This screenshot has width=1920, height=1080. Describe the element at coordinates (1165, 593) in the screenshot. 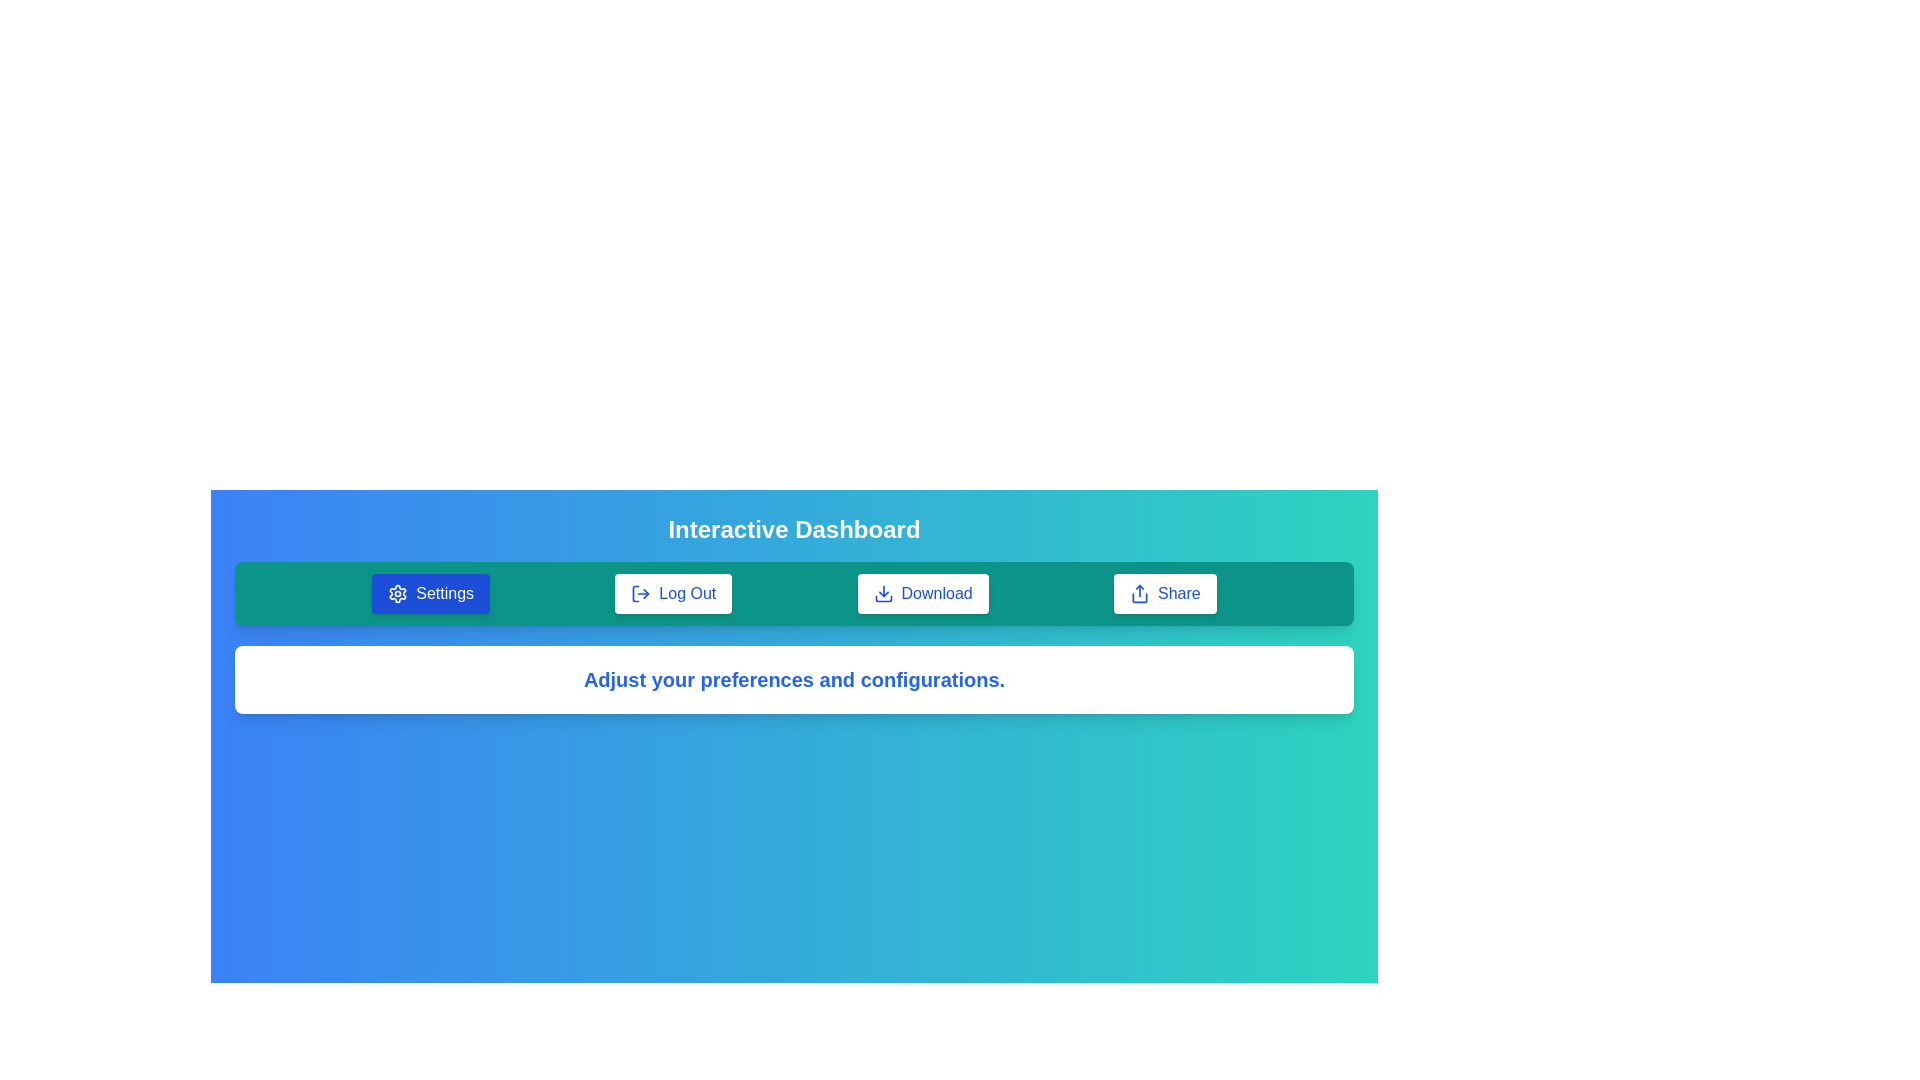

I see `the Share button to trigger its functionality` at that location.